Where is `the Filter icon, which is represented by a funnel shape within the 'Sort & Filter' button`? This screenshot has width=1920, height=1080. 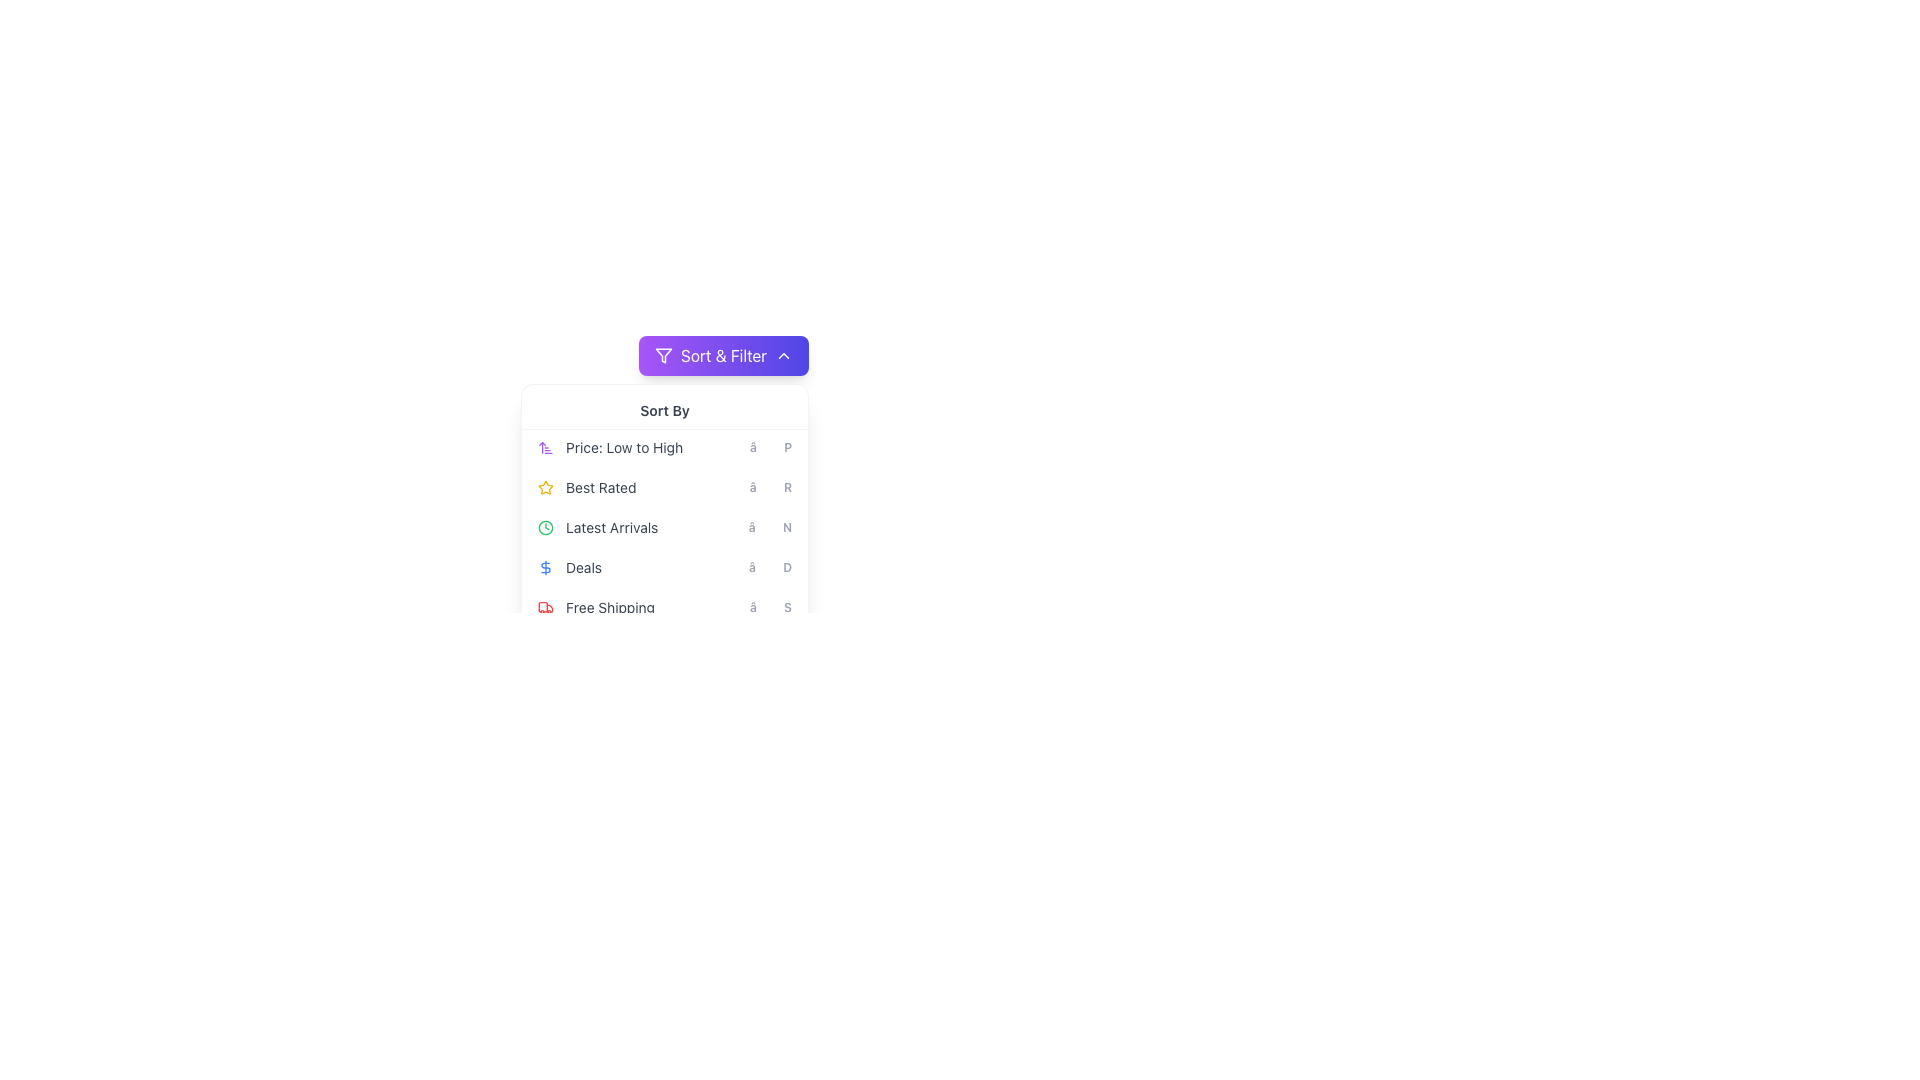
the Filter icon, which is represented by a funnel shape within the 'Sort & Filter' button is located at coordinates (663, 354).